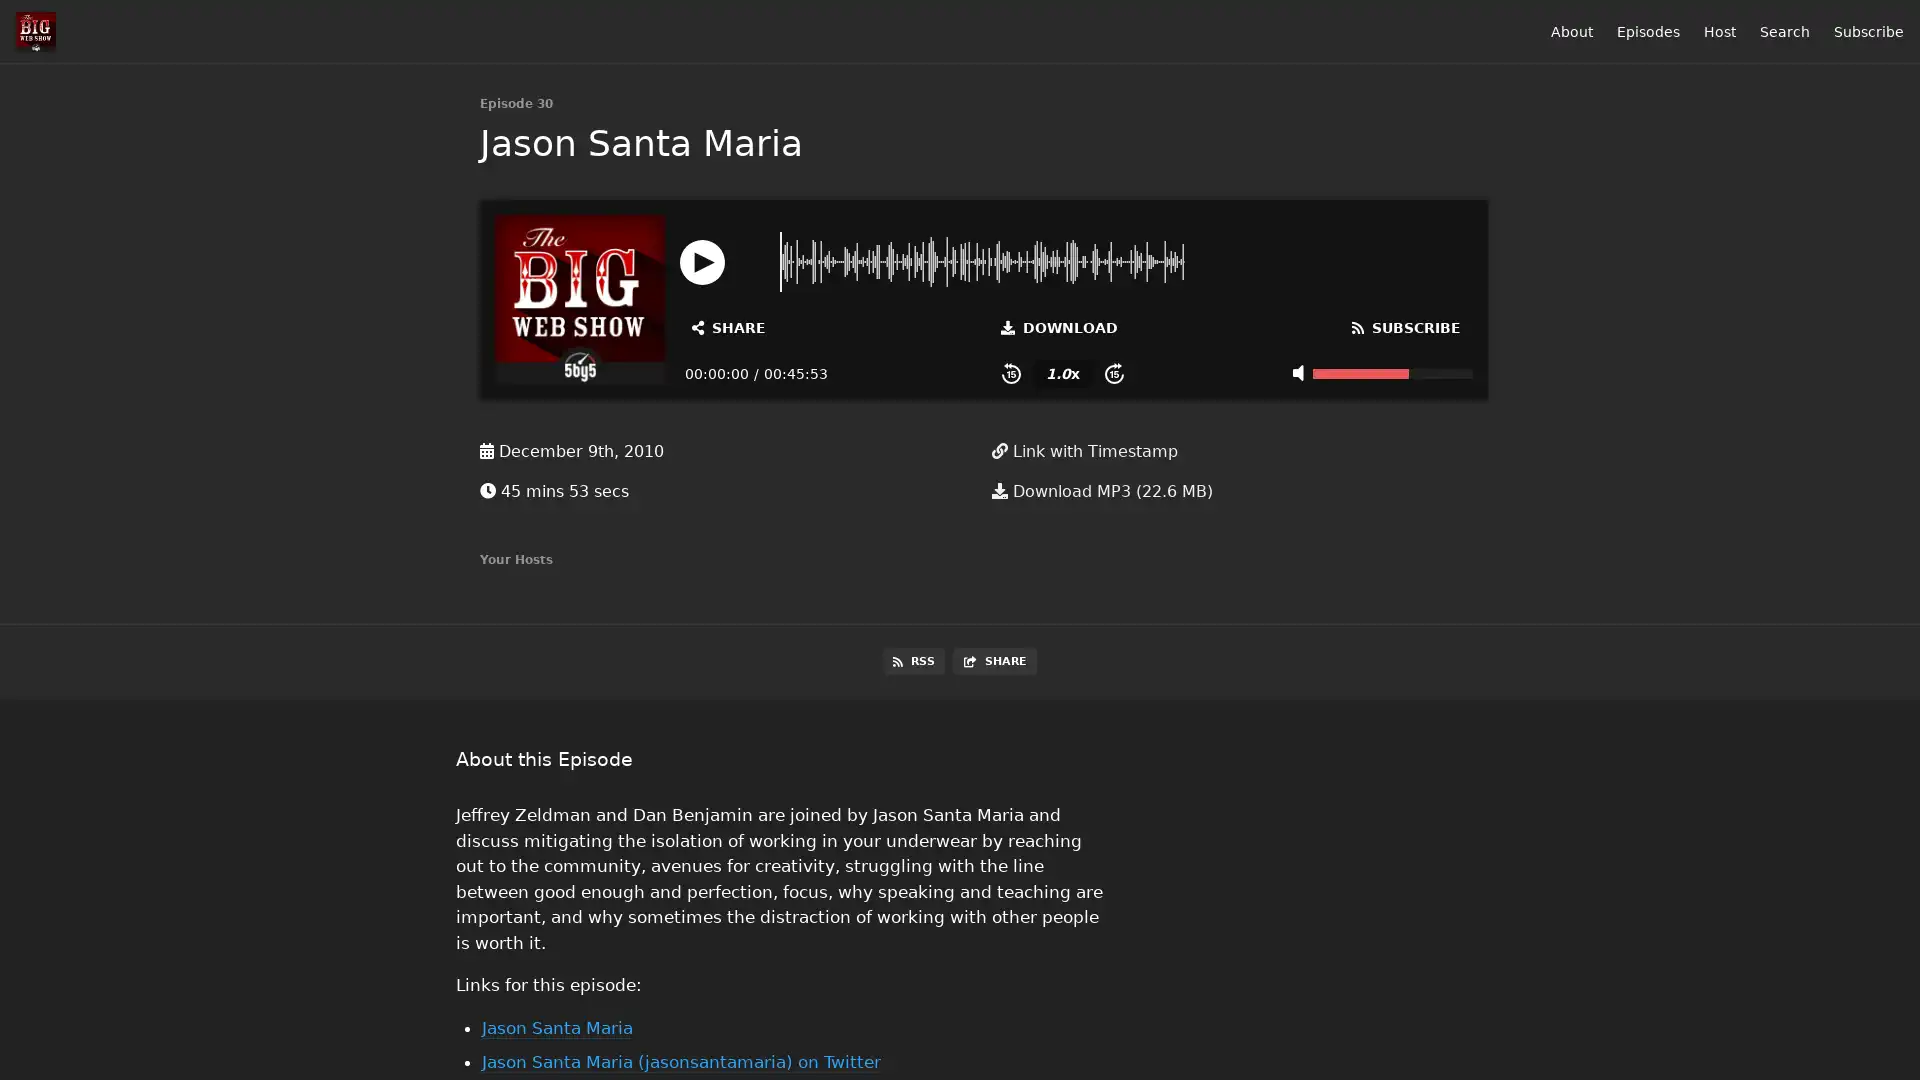 The width and height of the screenshot is (1920, 1080). Describe the element at coordinates (1011, 373) in the screenshot. I see `Skip Back 15 Seconds` at that location.